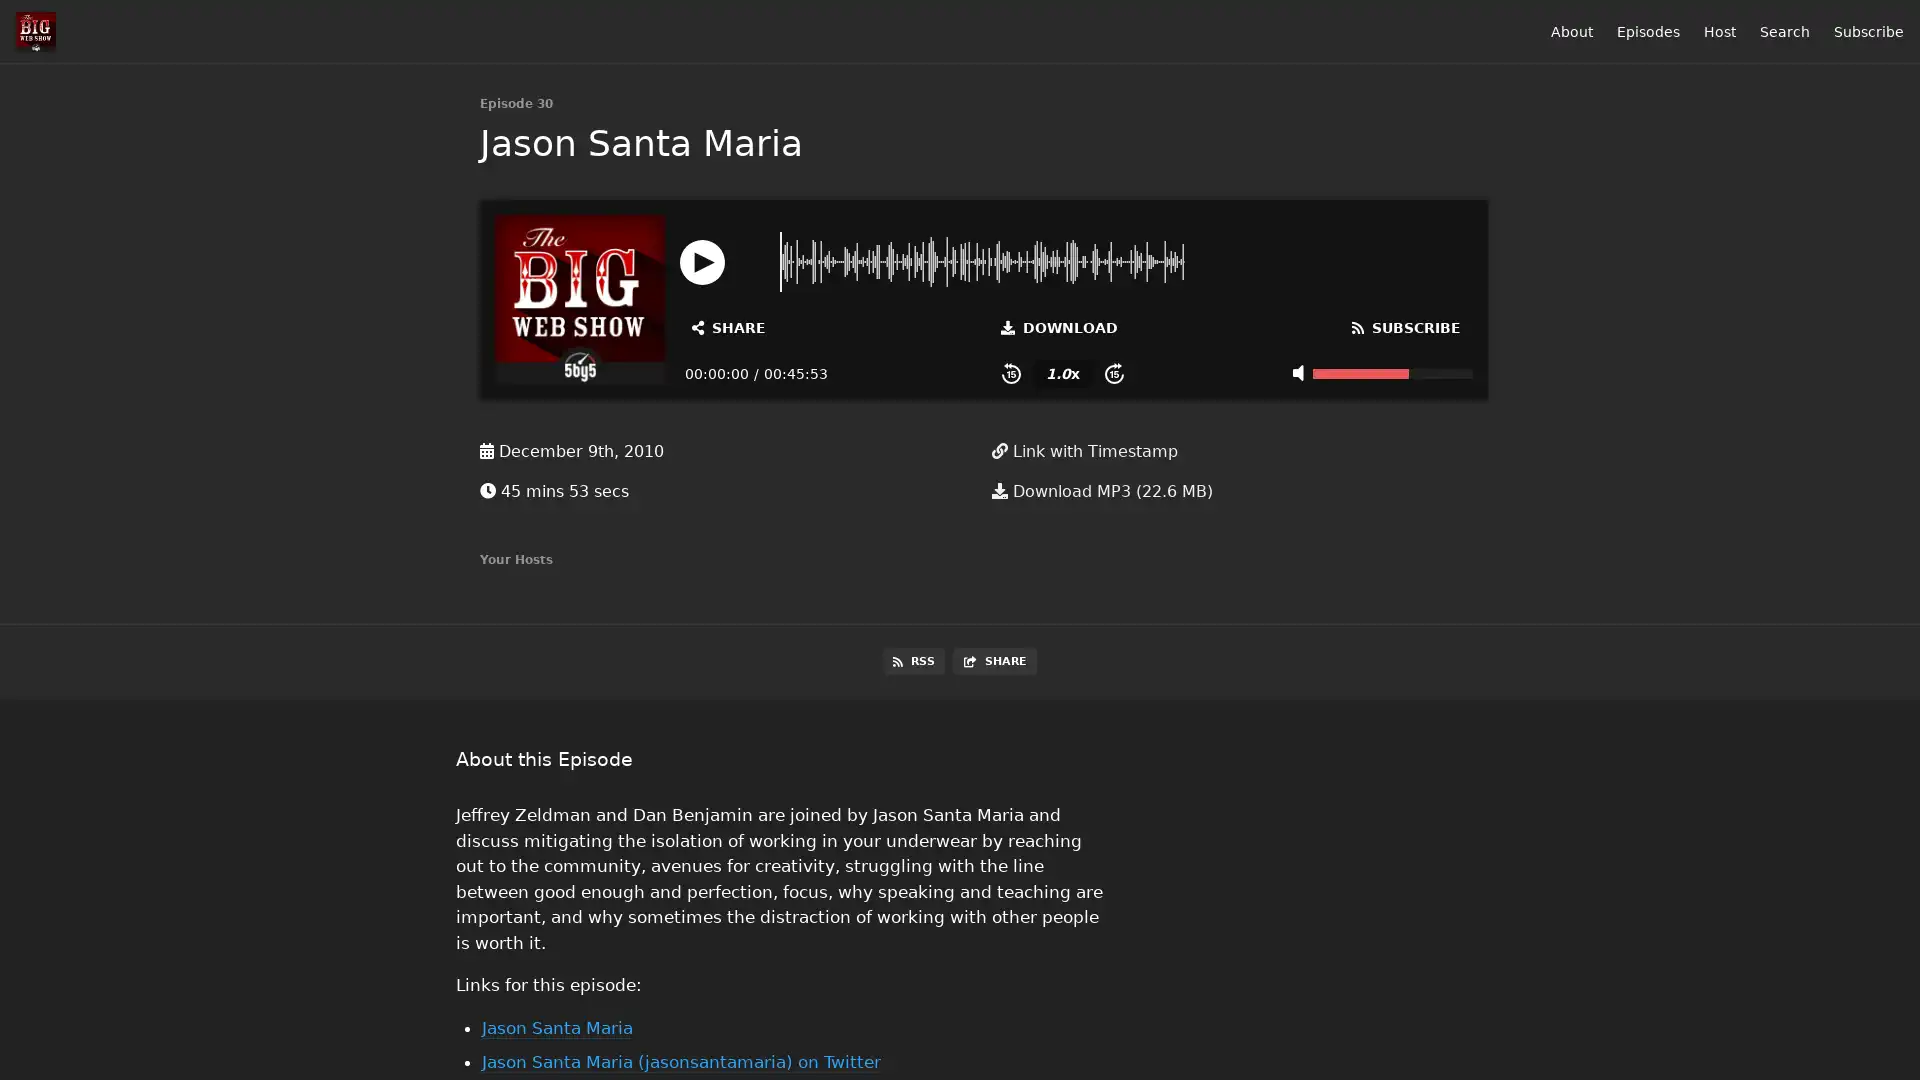 The width and height of the screenshot is (1920, 1080). Describe the element at coordinates (1011, 373) in the screenshot. I see `Skip Back 15 Seconds` at that location.